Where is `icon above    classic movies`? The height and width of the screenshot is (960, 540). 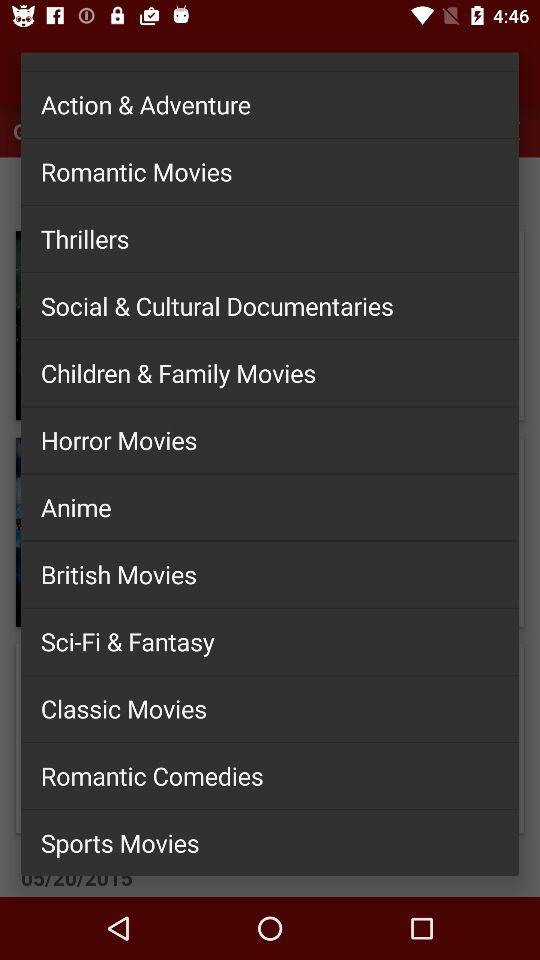
icon above    classic movies is located at coordinates (270, 640).